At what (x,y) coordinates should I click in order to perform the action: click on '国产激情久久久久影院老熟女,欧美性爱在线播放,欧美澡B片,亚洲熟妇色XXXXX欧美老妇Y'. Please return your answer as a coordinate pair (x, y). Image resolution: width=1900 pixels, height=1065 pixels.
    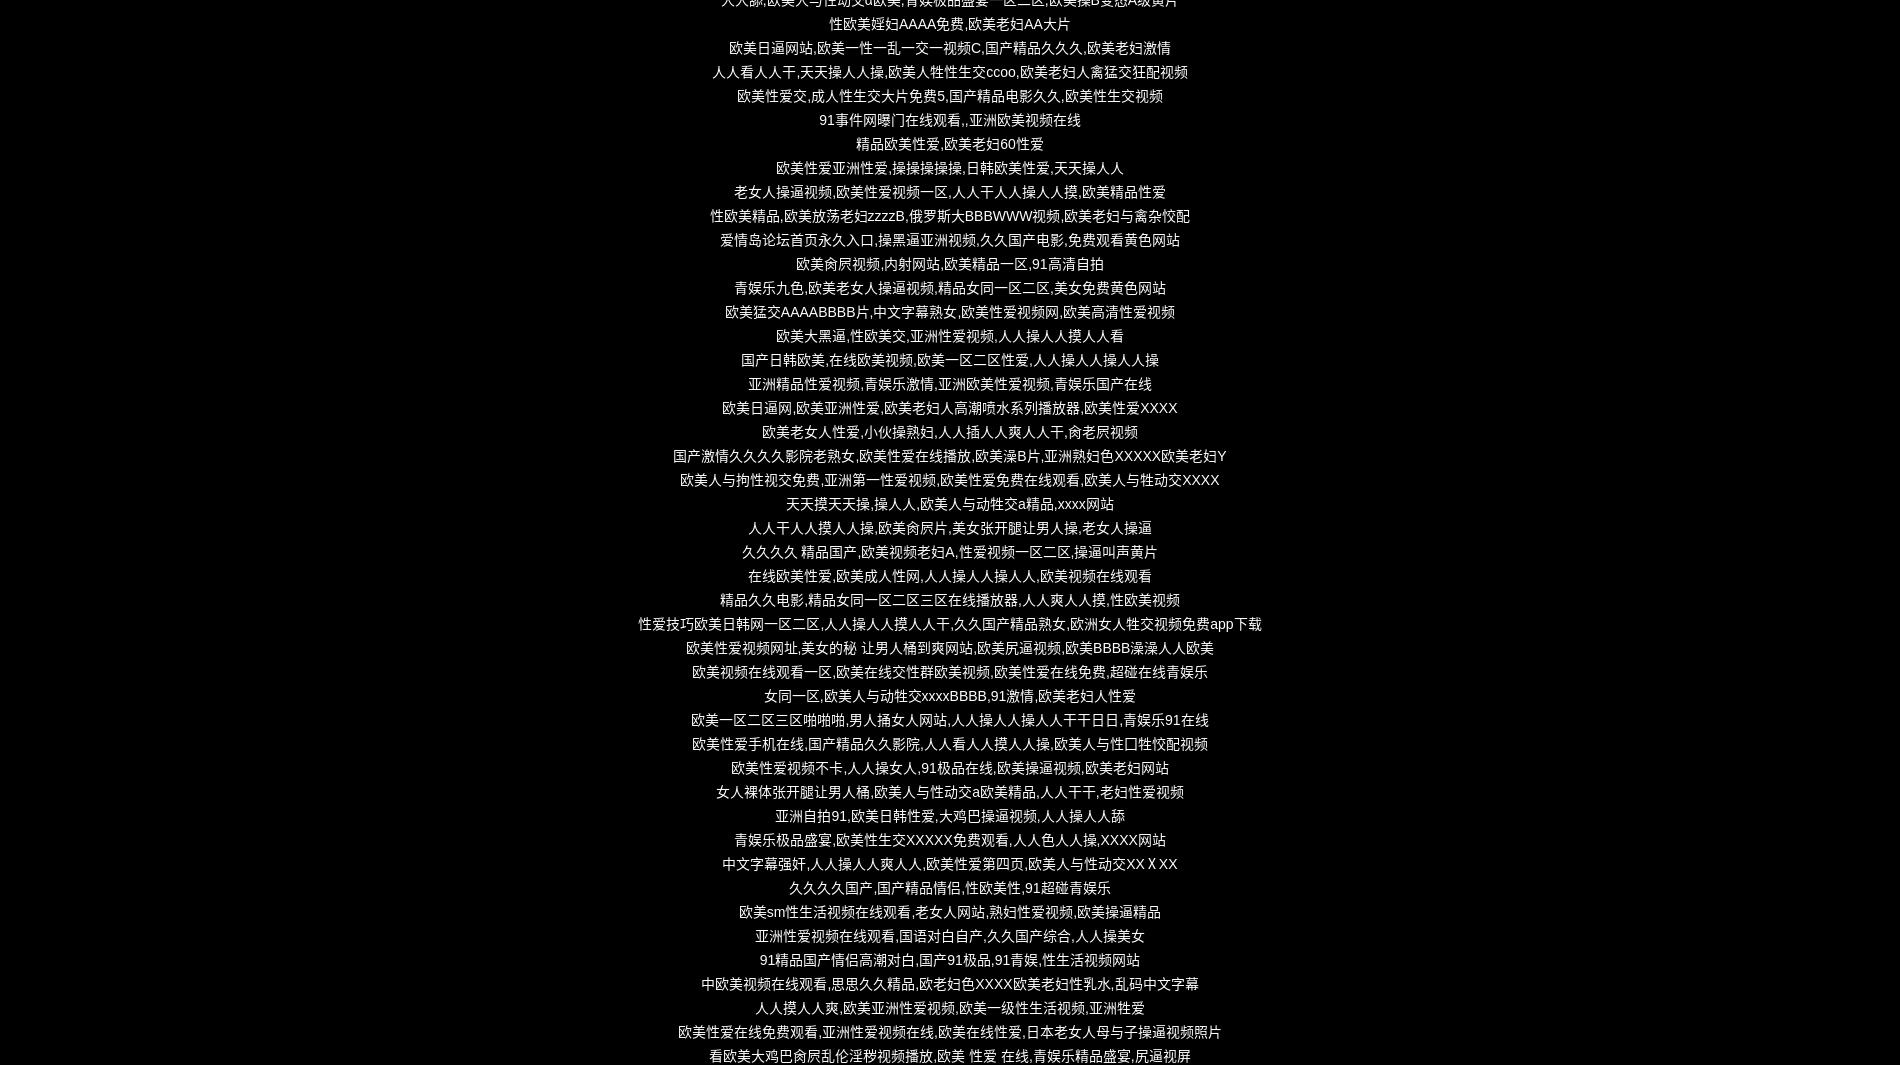
    Looking at the image, I should click on (948, 455).